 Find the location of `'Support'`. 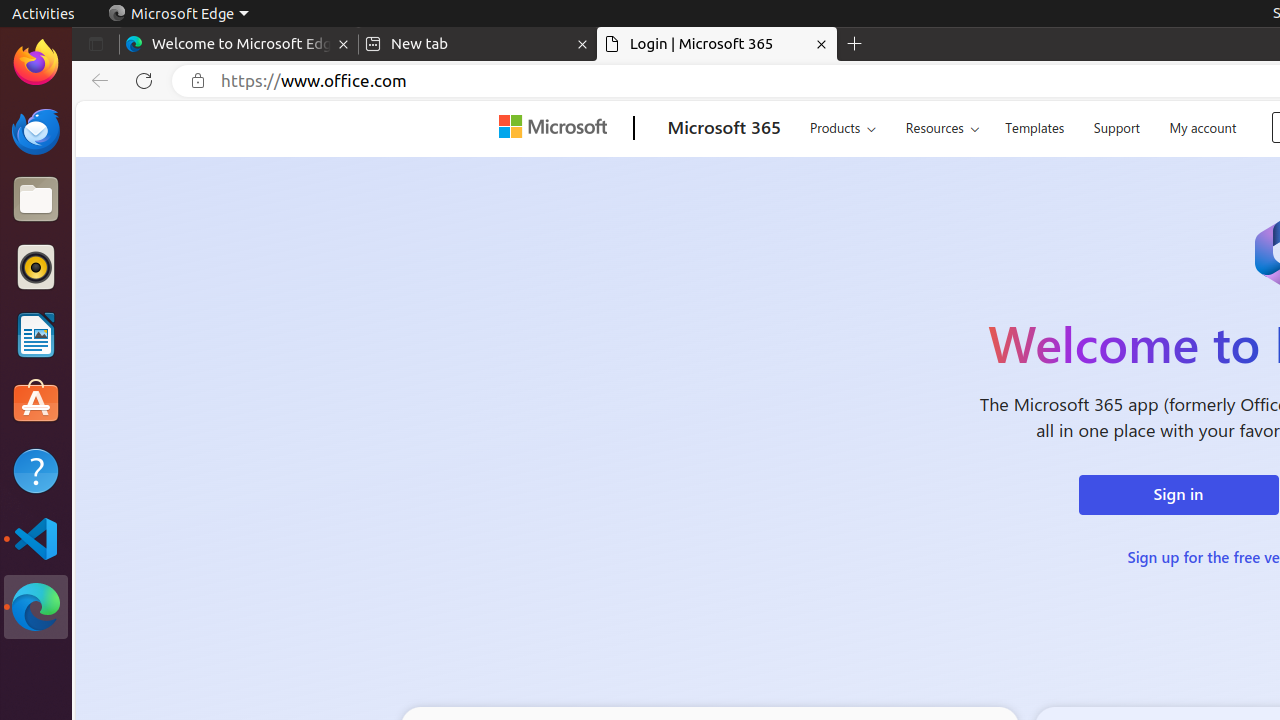

'Support' is located at coordinates (1115, 125).